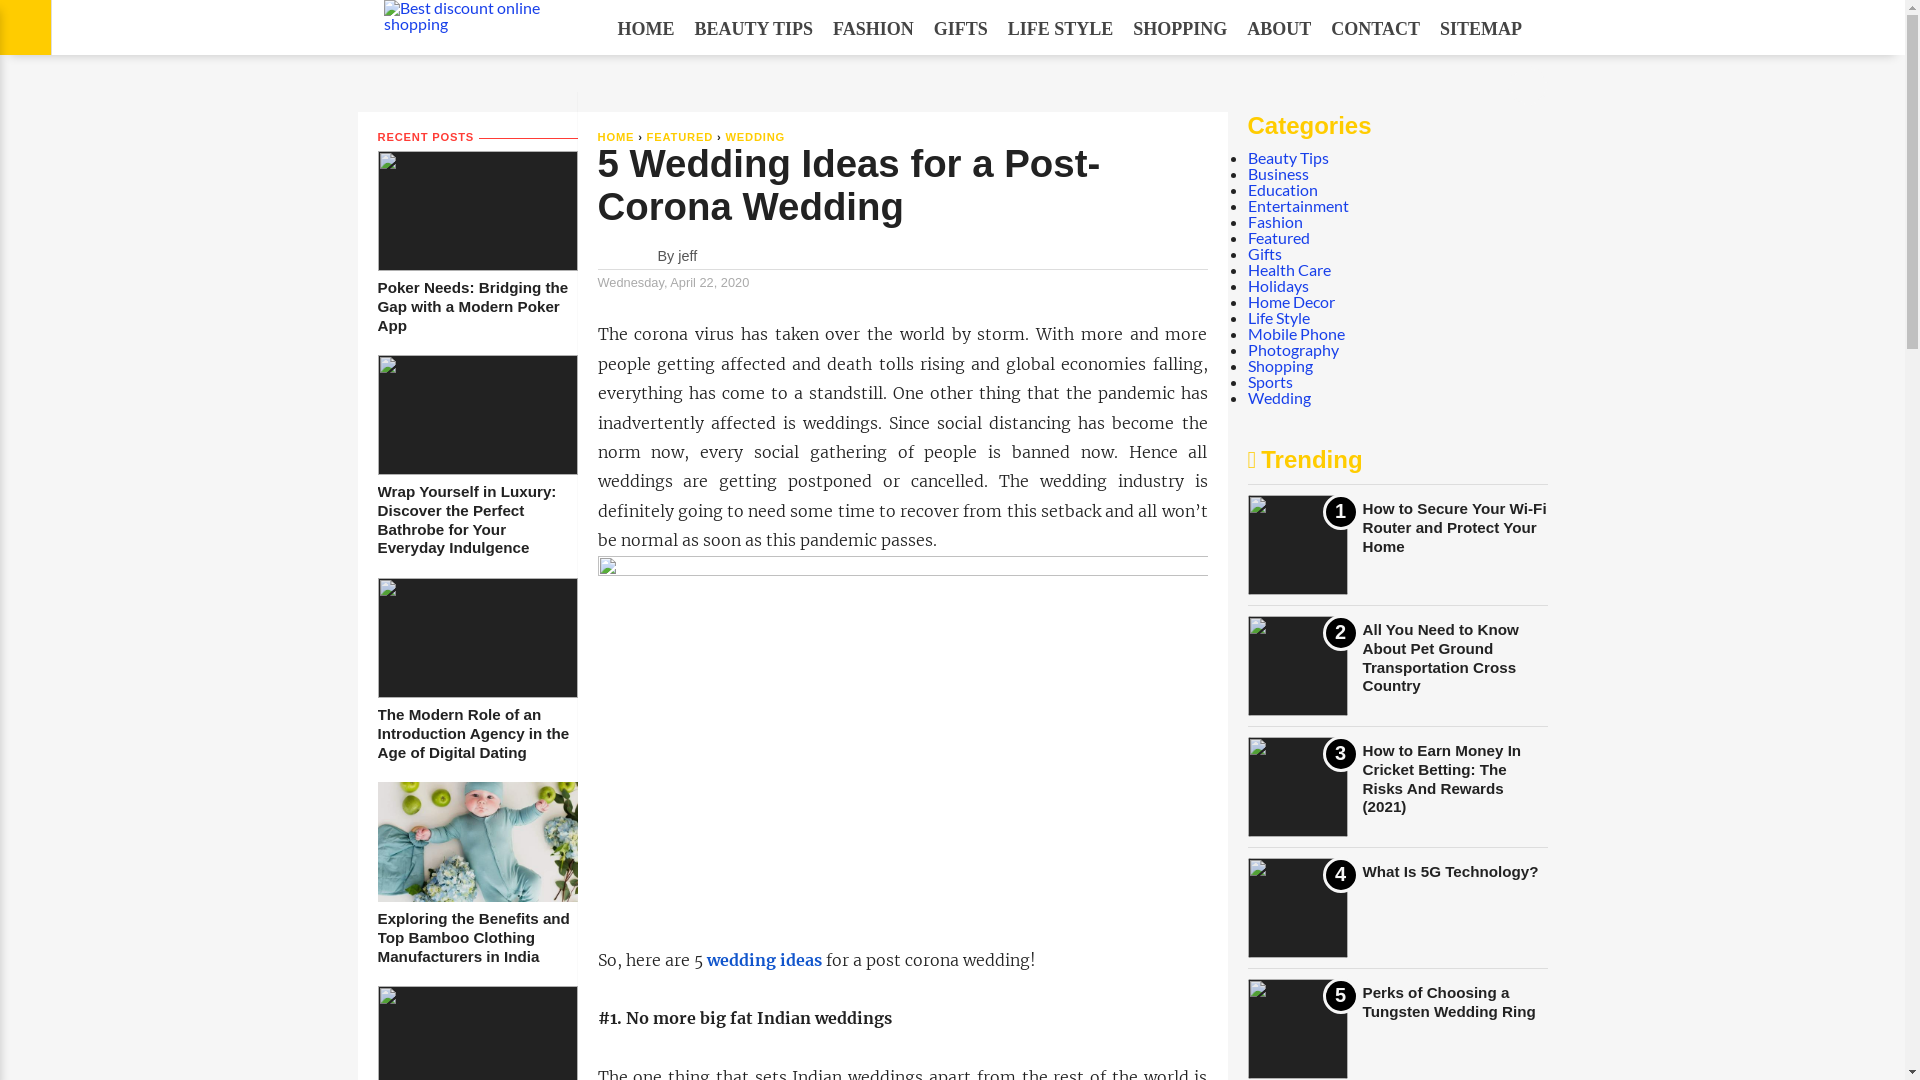 This screenshot has width=1920, height=1080. Describe the element at coordinates (873, 29) in the screenshot. I see `'FASHION'` at that location.